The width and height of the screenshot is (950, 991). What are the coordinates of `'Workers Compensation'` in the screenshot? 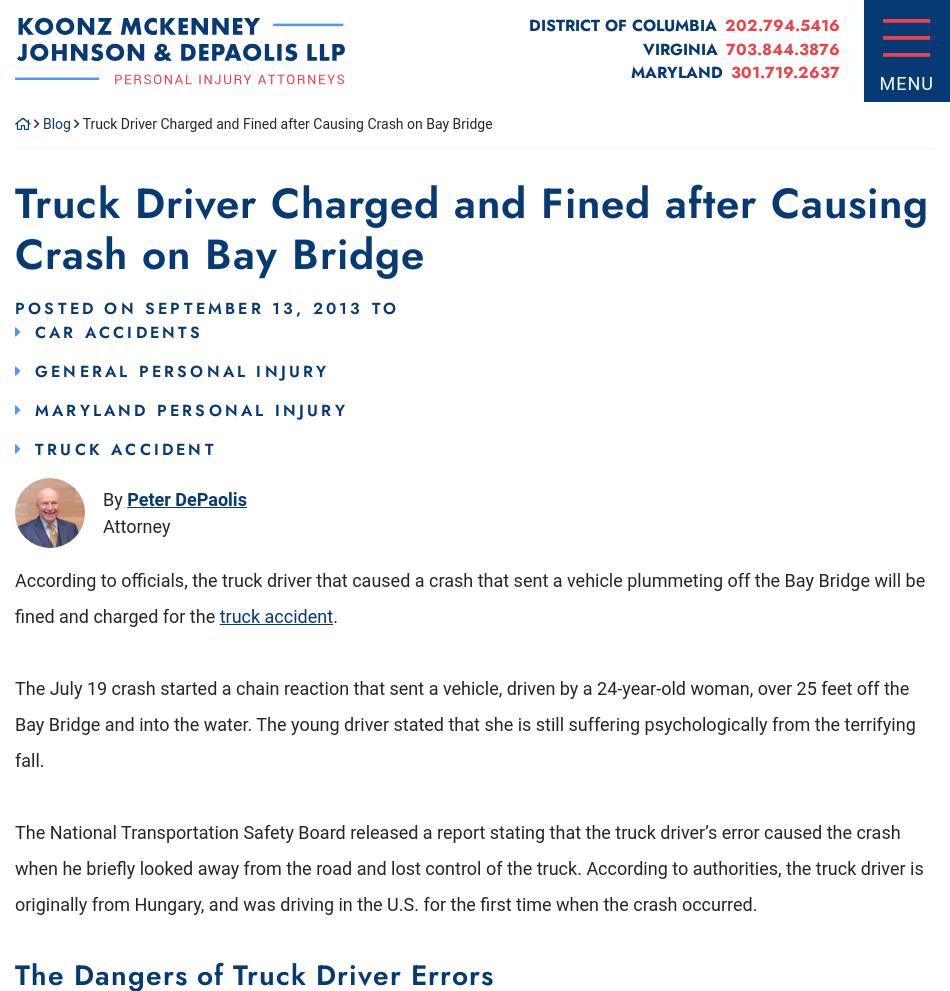 It's located at (205, 494).